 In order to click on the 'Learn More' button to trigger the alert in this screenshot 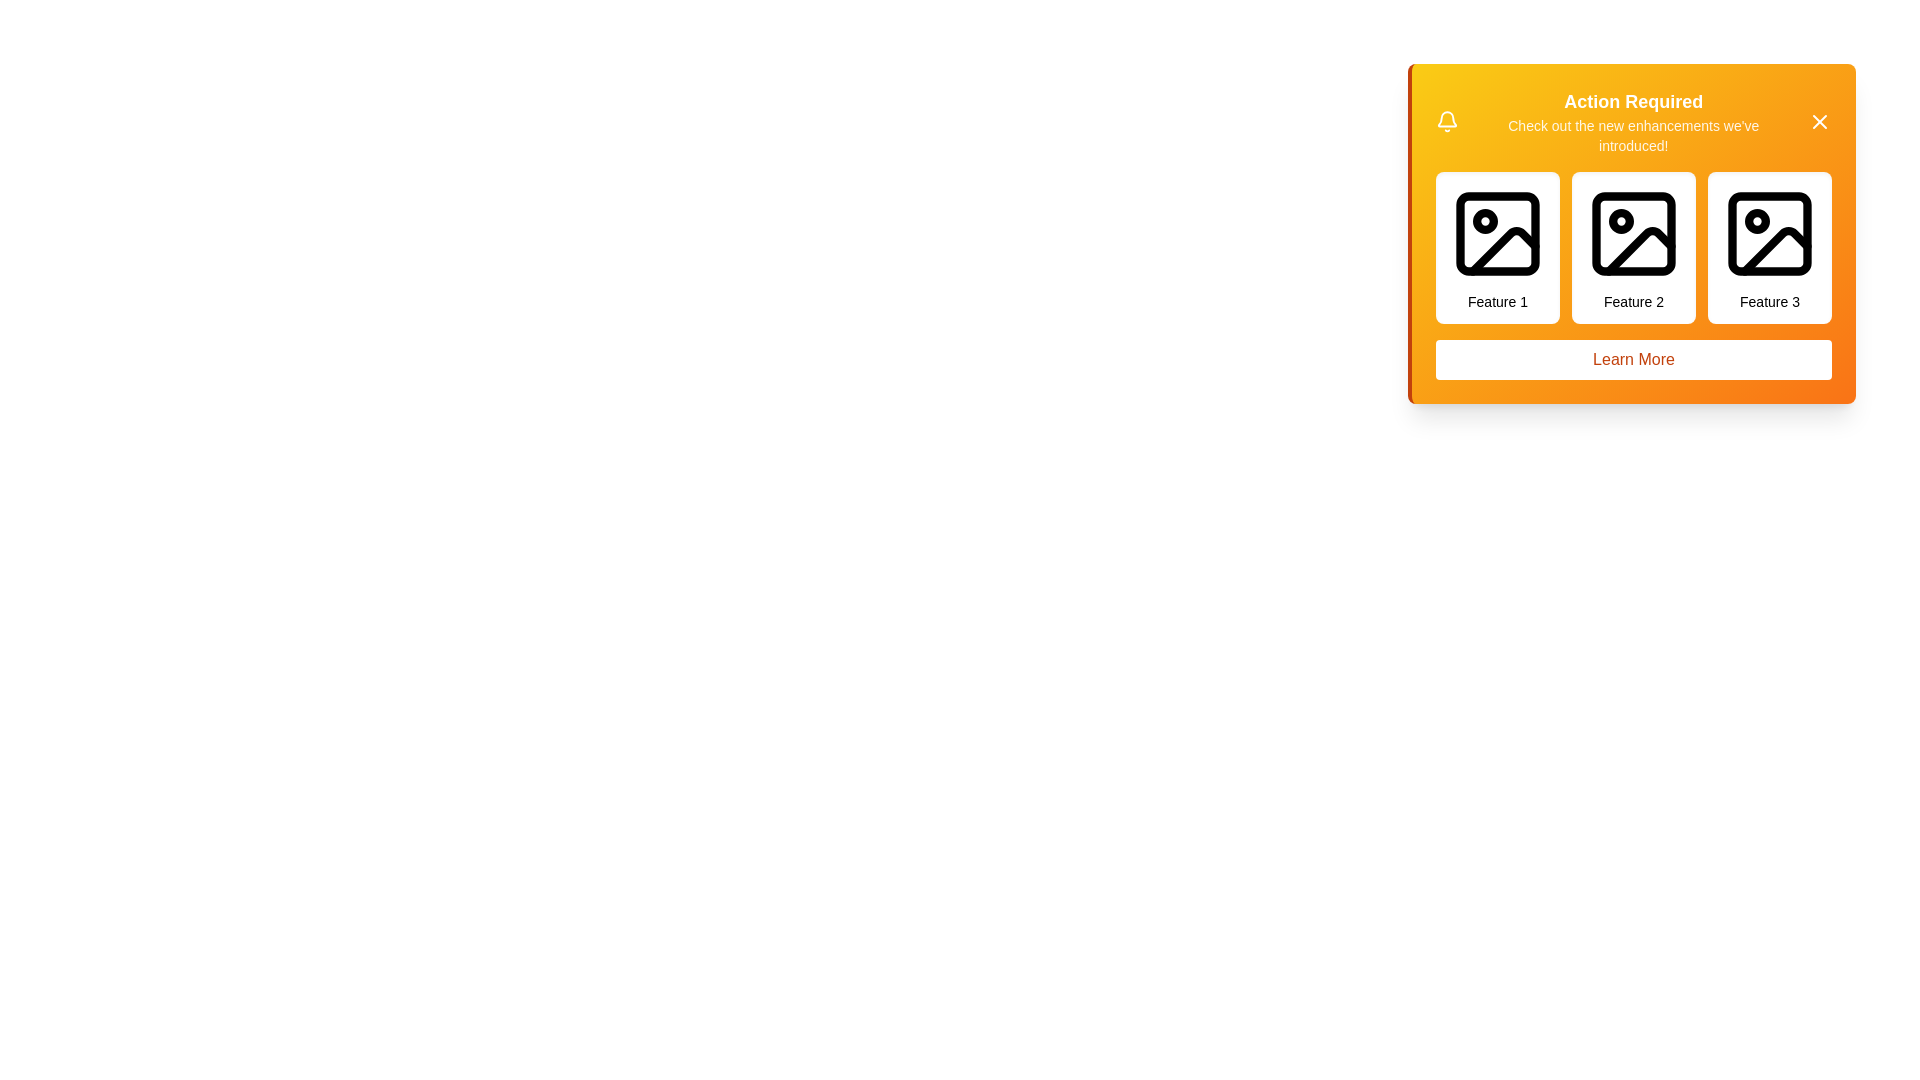, I will do `click(1633, 358)`.